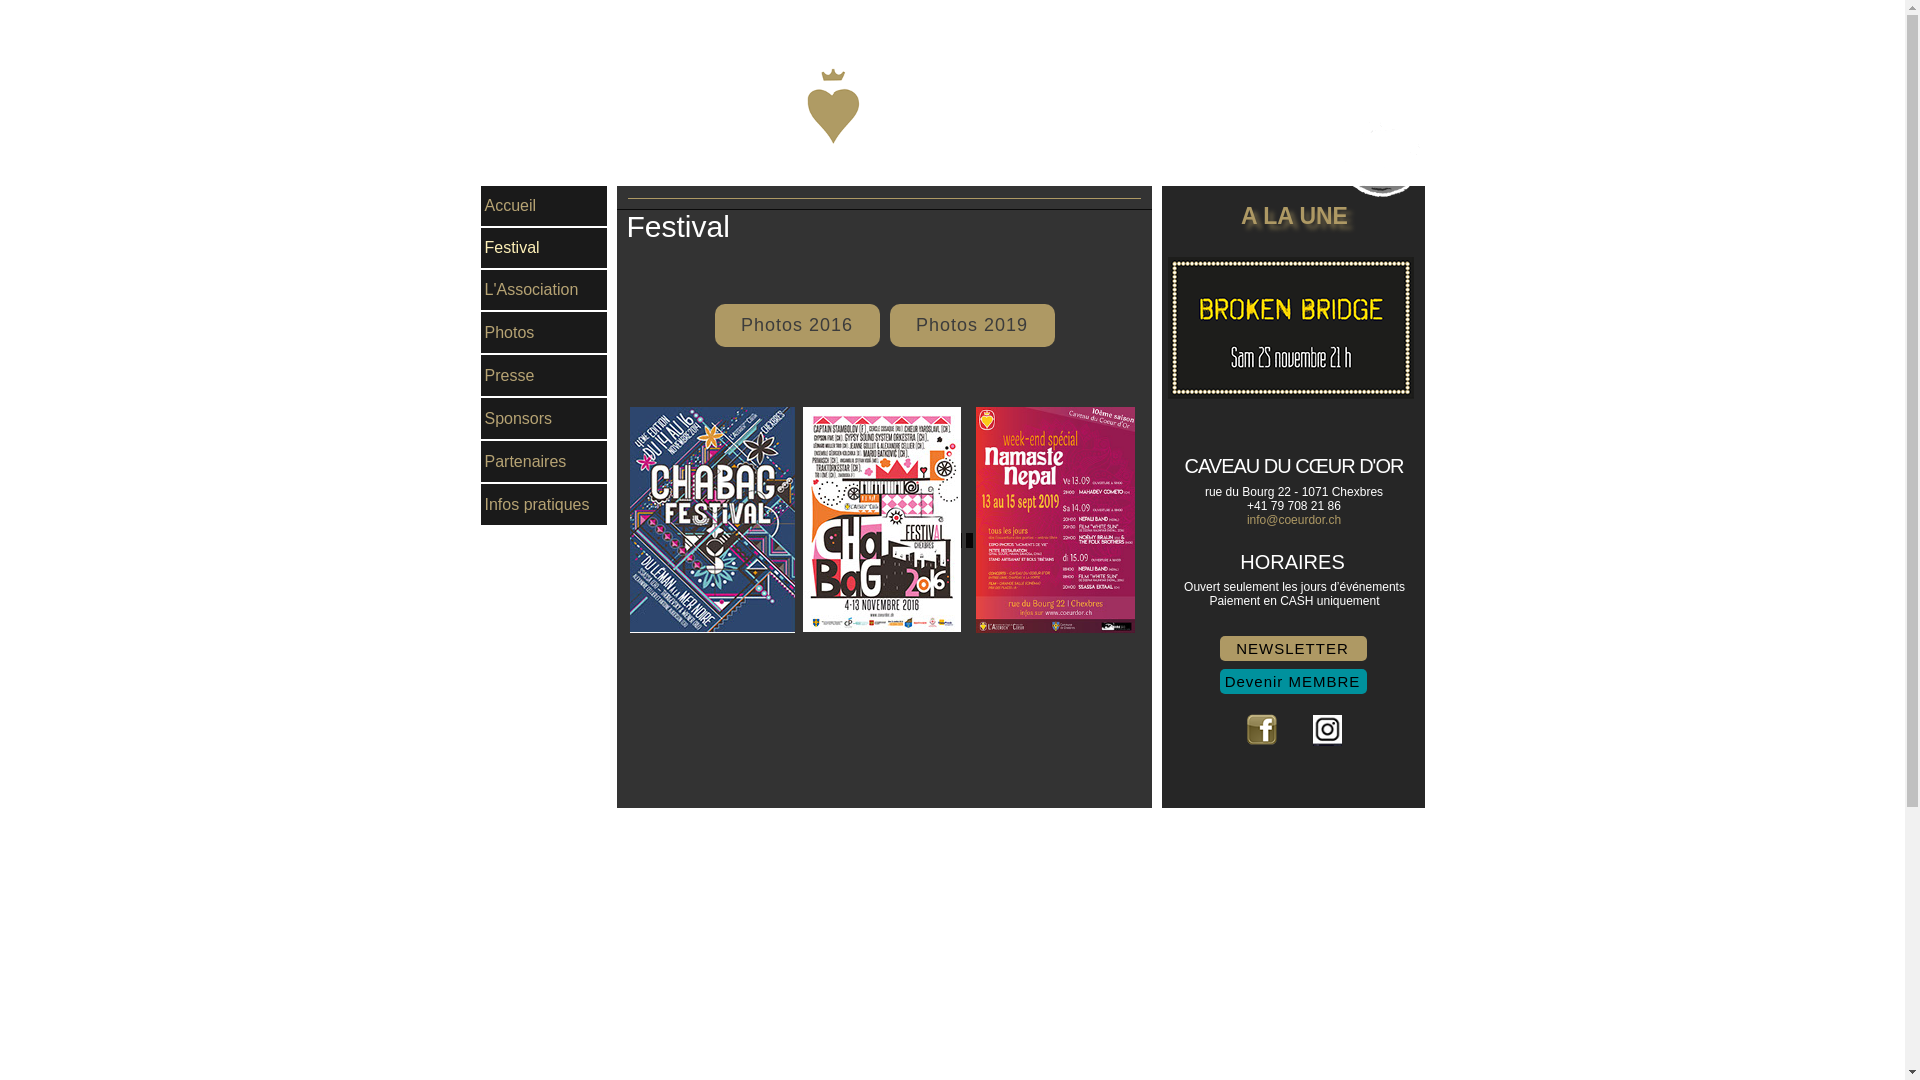 This screenshot has width=1920, height=1080. What do you see at coordinates (542, 375) in the screenshot?
I see `'Presse'` at bounding box center [542, 375].